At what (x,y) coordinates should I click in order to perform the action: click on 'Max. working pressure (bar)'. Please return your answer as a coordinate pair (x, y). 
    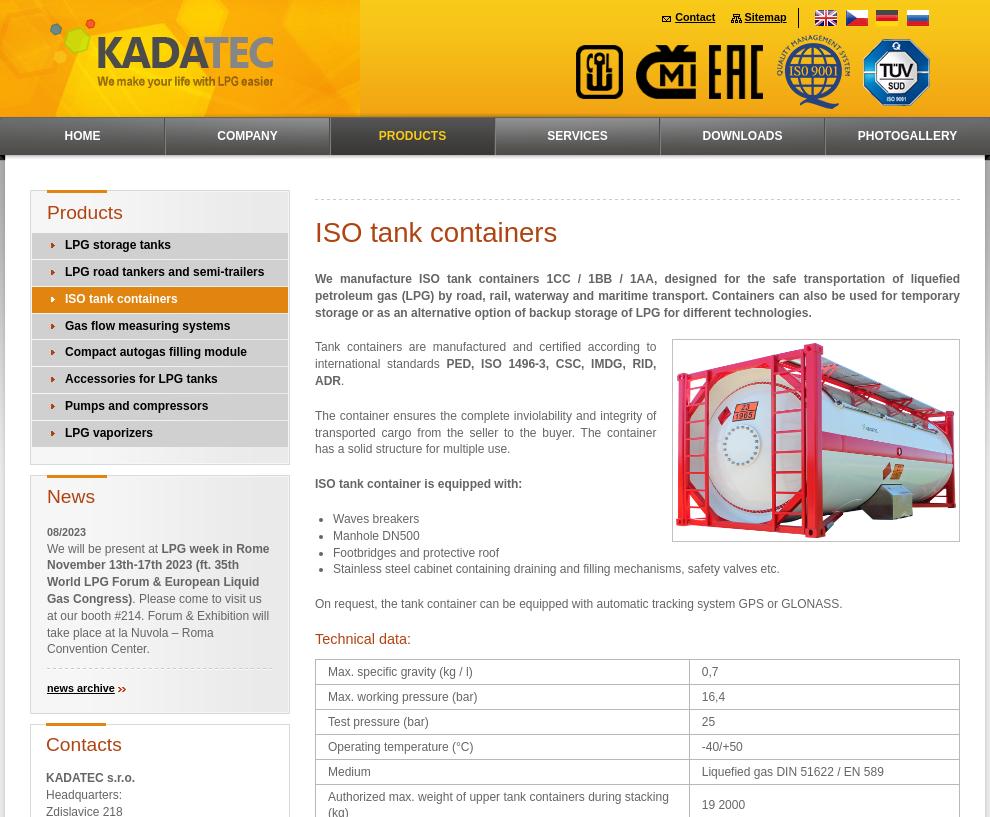
    Looking at the image, I should click on (326, 695).